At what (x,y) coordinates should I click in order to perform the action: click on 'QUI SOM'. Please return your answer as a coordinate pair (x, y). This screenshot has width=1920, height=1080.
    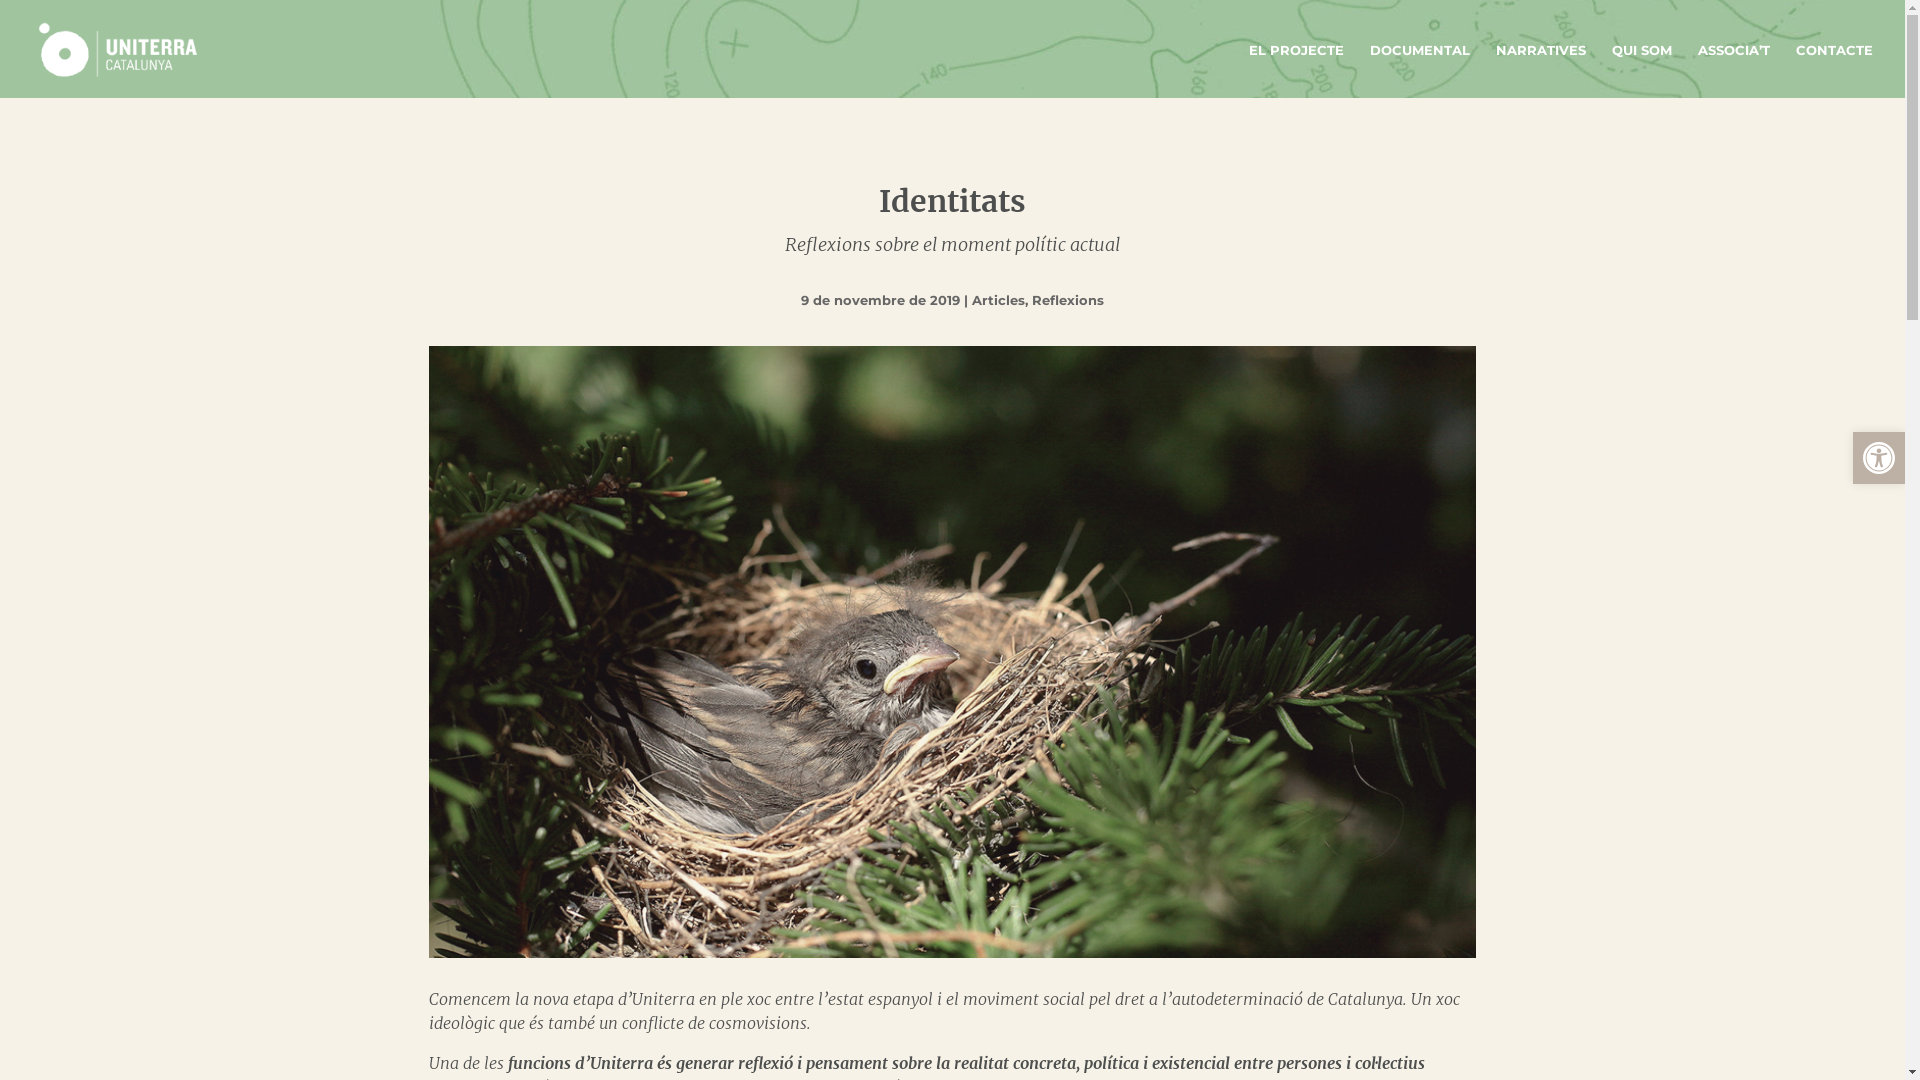
    Looking at the image, I should click on (1641, 70).